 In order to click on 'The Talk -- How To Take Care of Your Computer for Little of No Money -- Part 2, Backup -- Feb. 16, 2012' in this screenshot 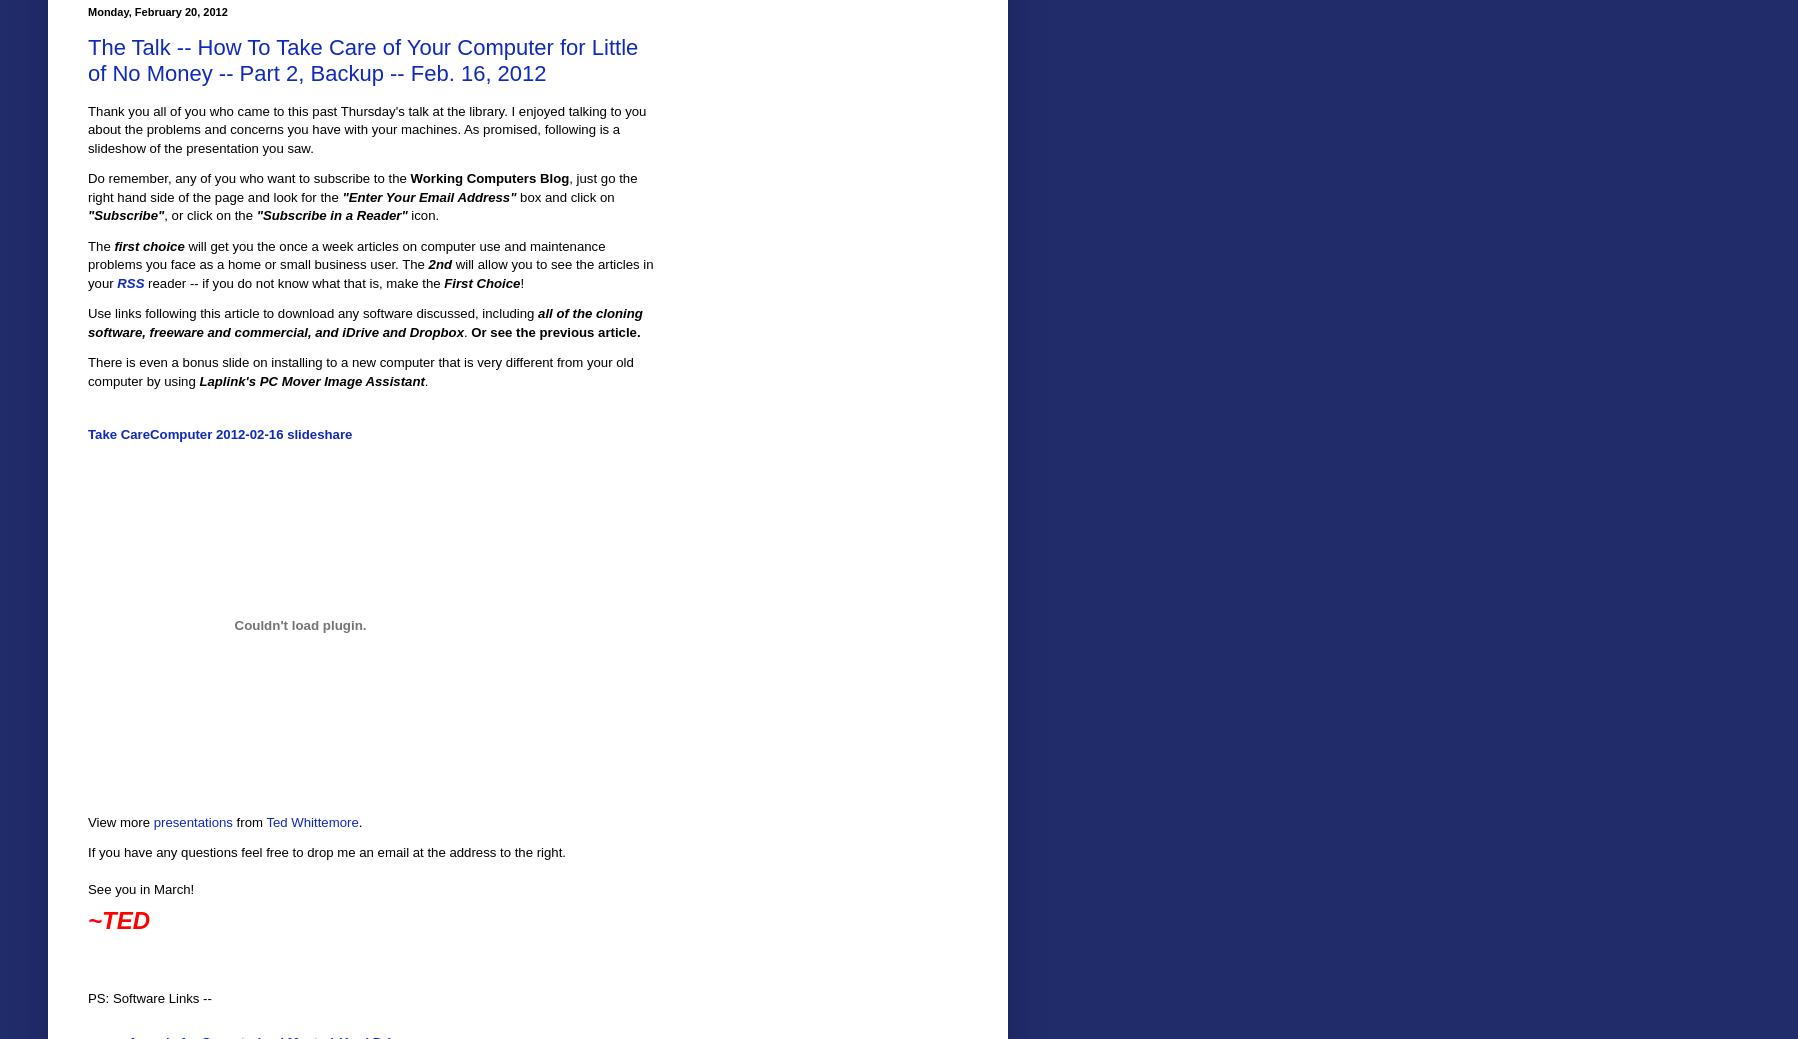, I will do `click(362, 58)`.